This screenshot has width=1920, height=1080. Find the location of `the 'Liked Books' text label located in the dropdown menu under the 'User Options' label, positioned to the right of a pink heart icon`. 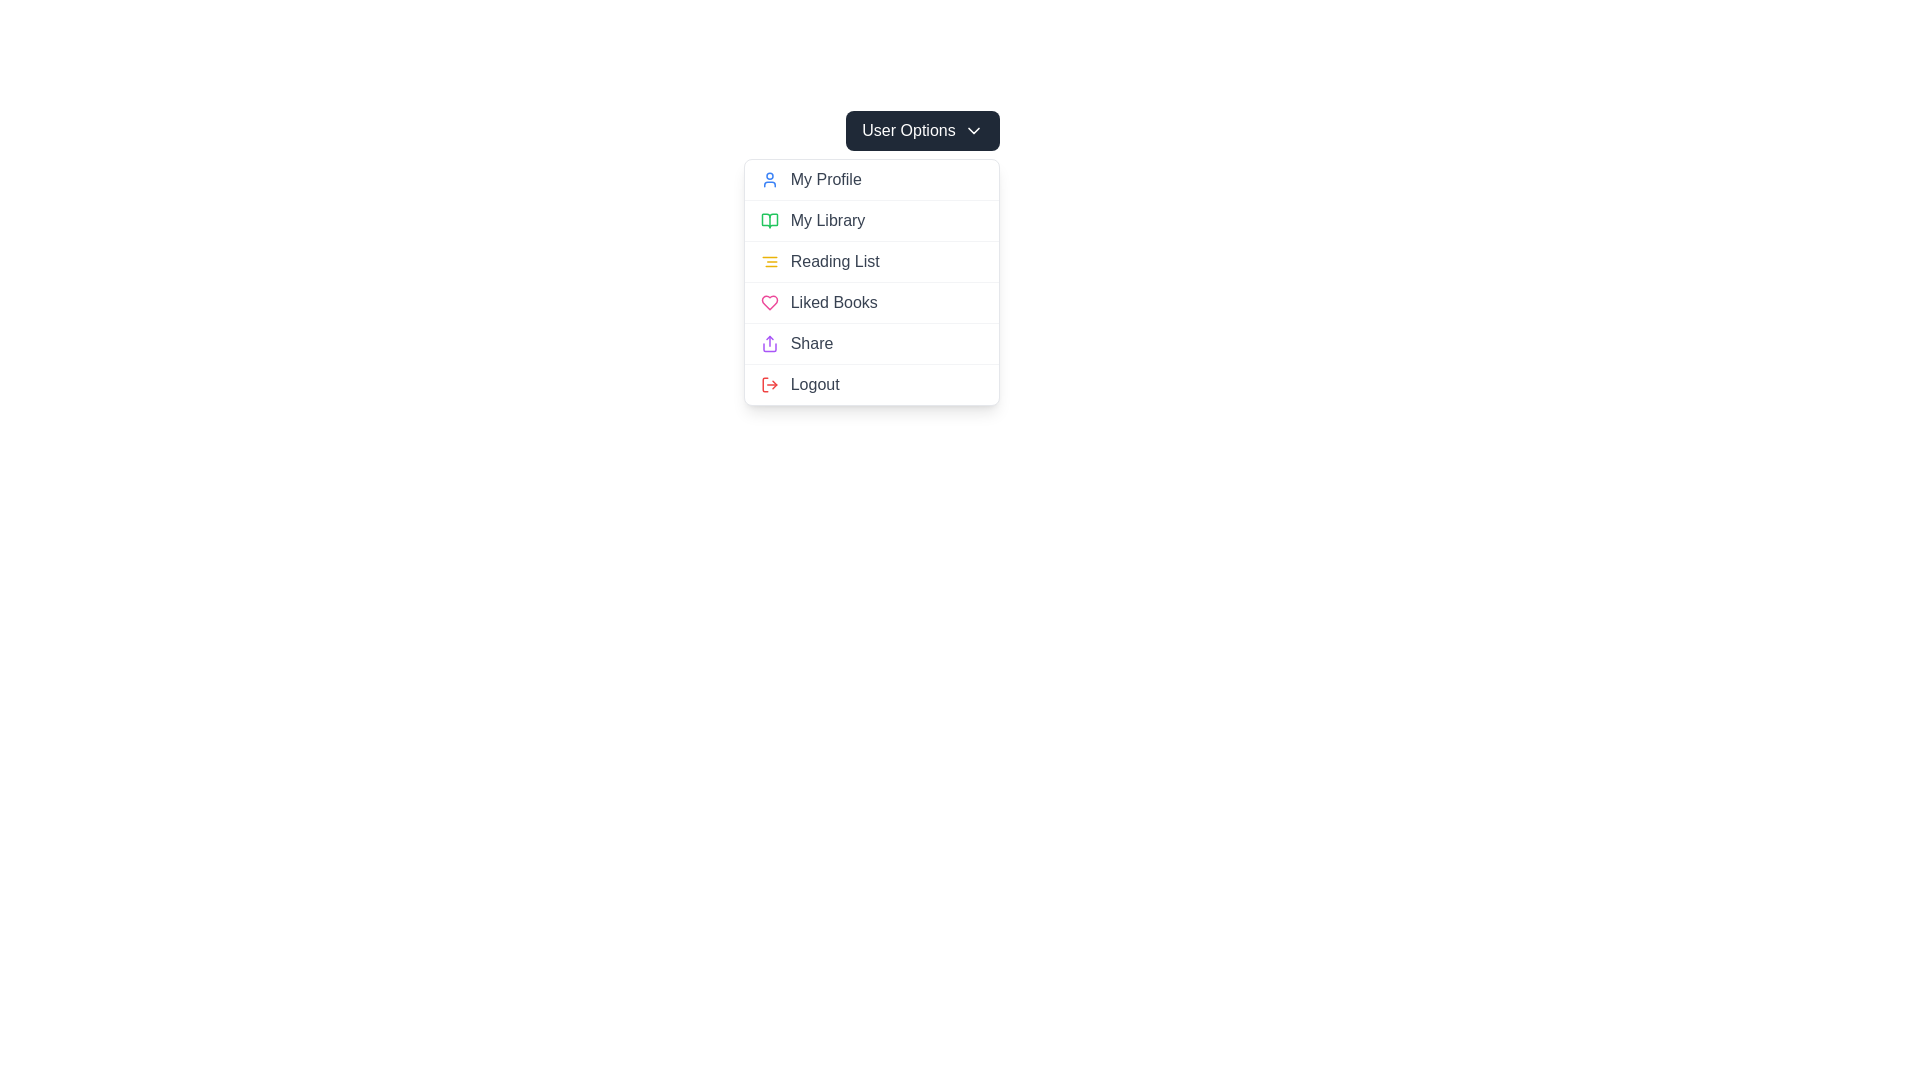

the 'Liked Books' text label located in the dropdown menu under the 'User Options' label, positioned to the right of a pink heart icon is located at coordinates (834, 303).